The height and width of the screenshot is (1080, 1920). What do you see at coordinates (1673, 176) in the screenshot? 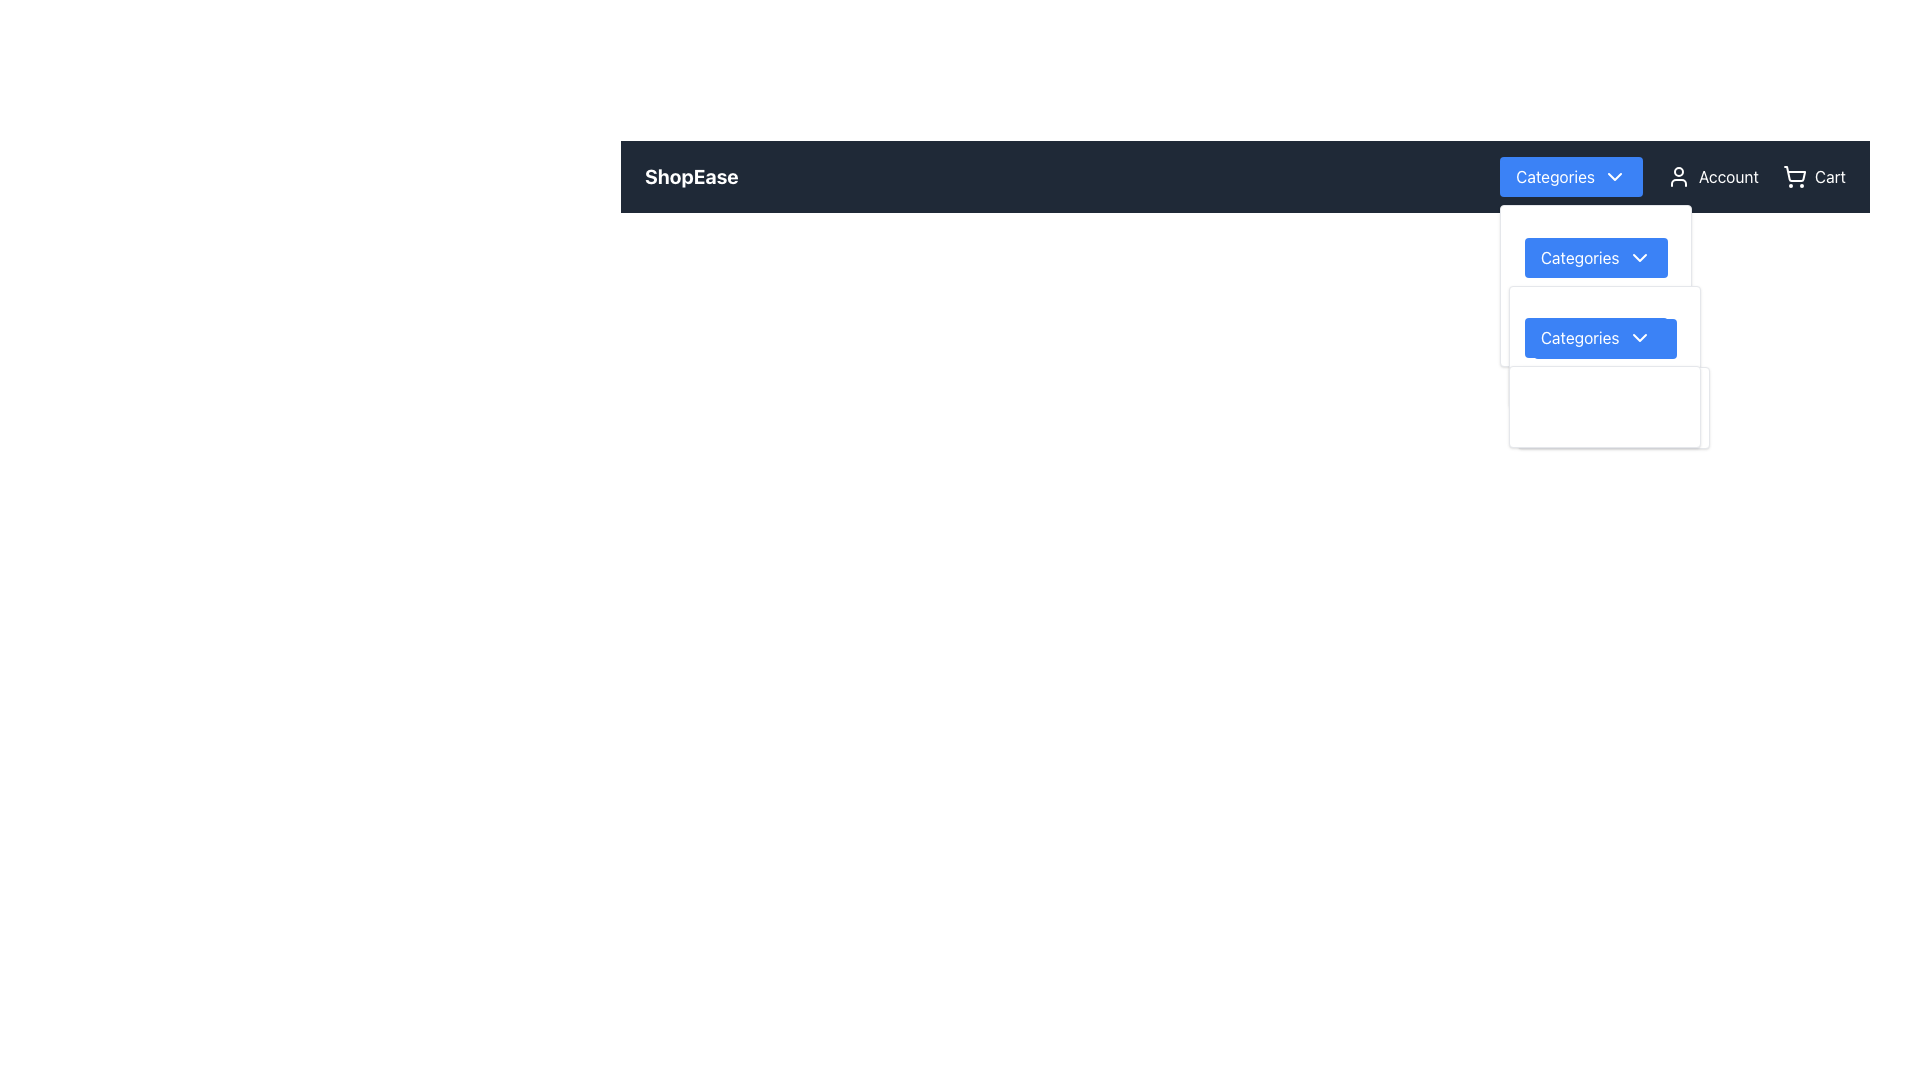
I see `the 'Account' button with a user icon in the navigation bar` at bounding box center [1673, 176].